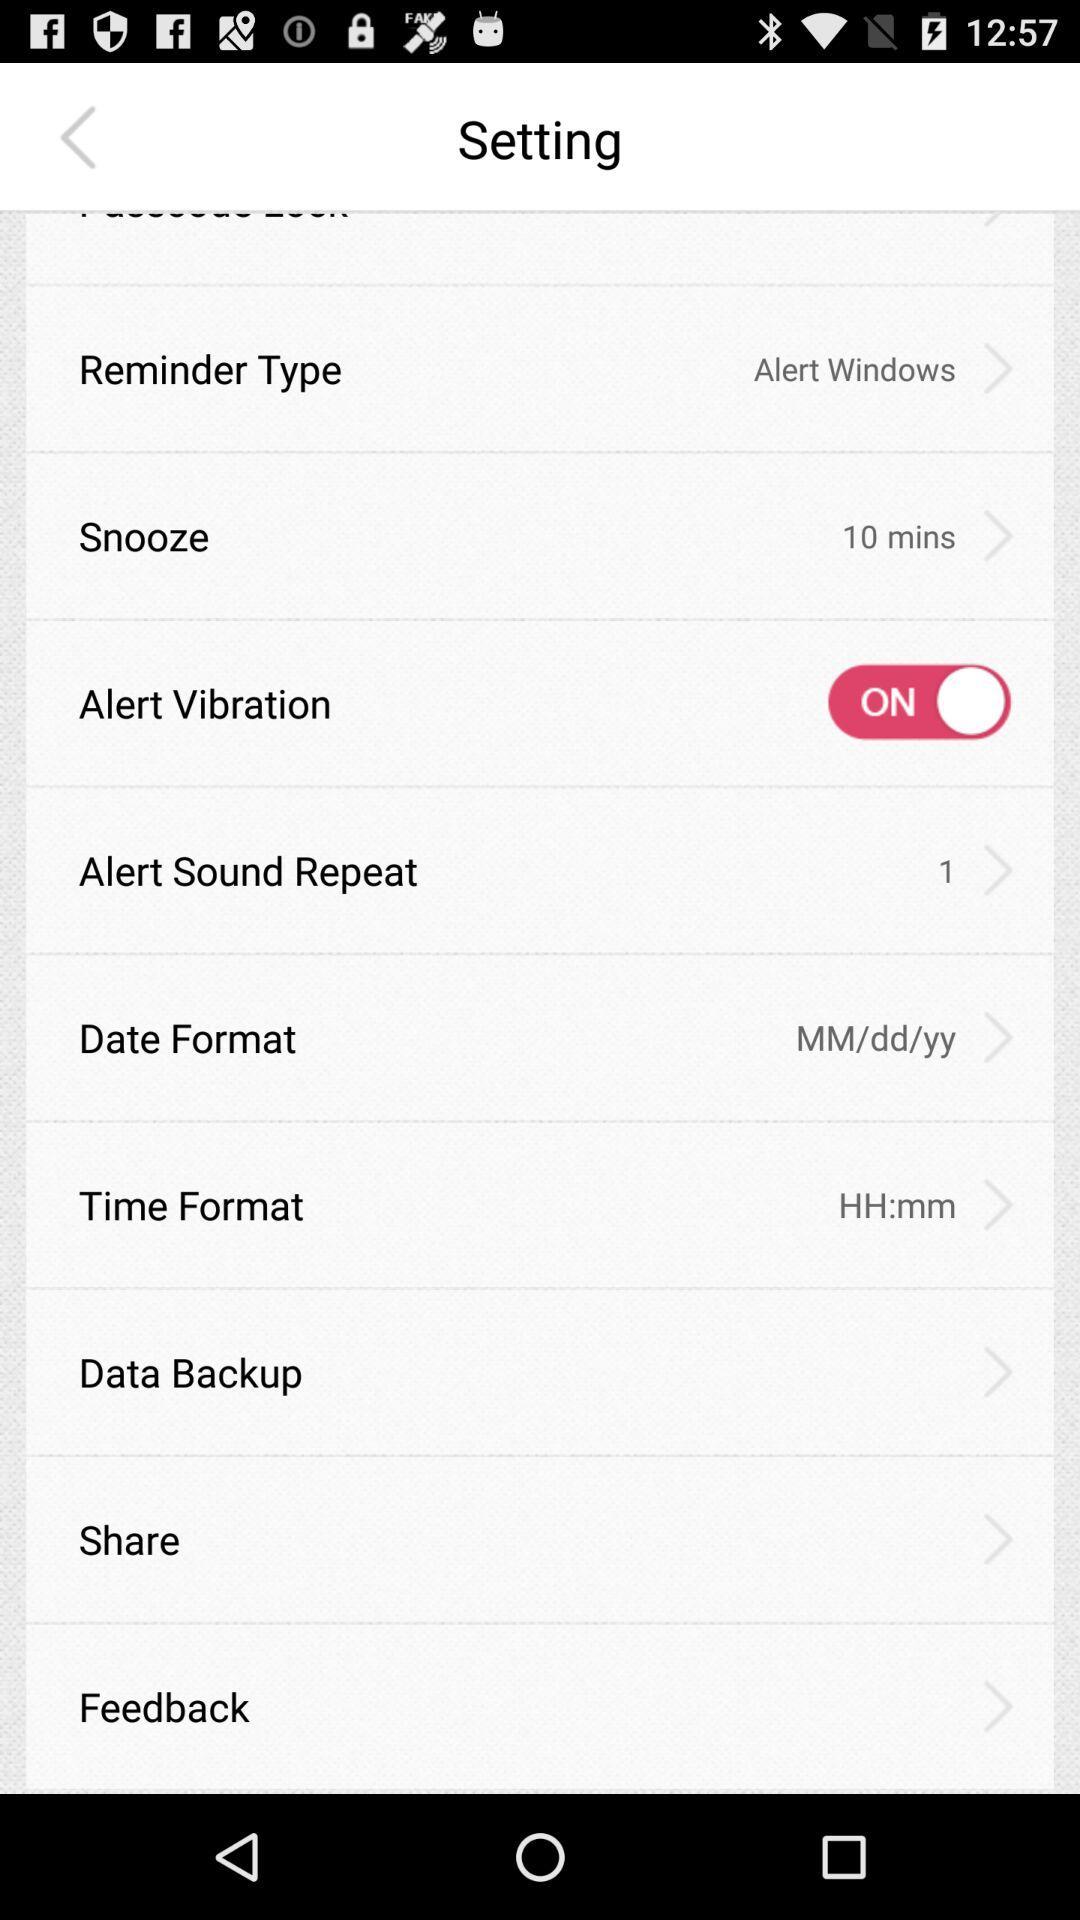  I want to click on the arrow_backward icon, so click(82, 147).